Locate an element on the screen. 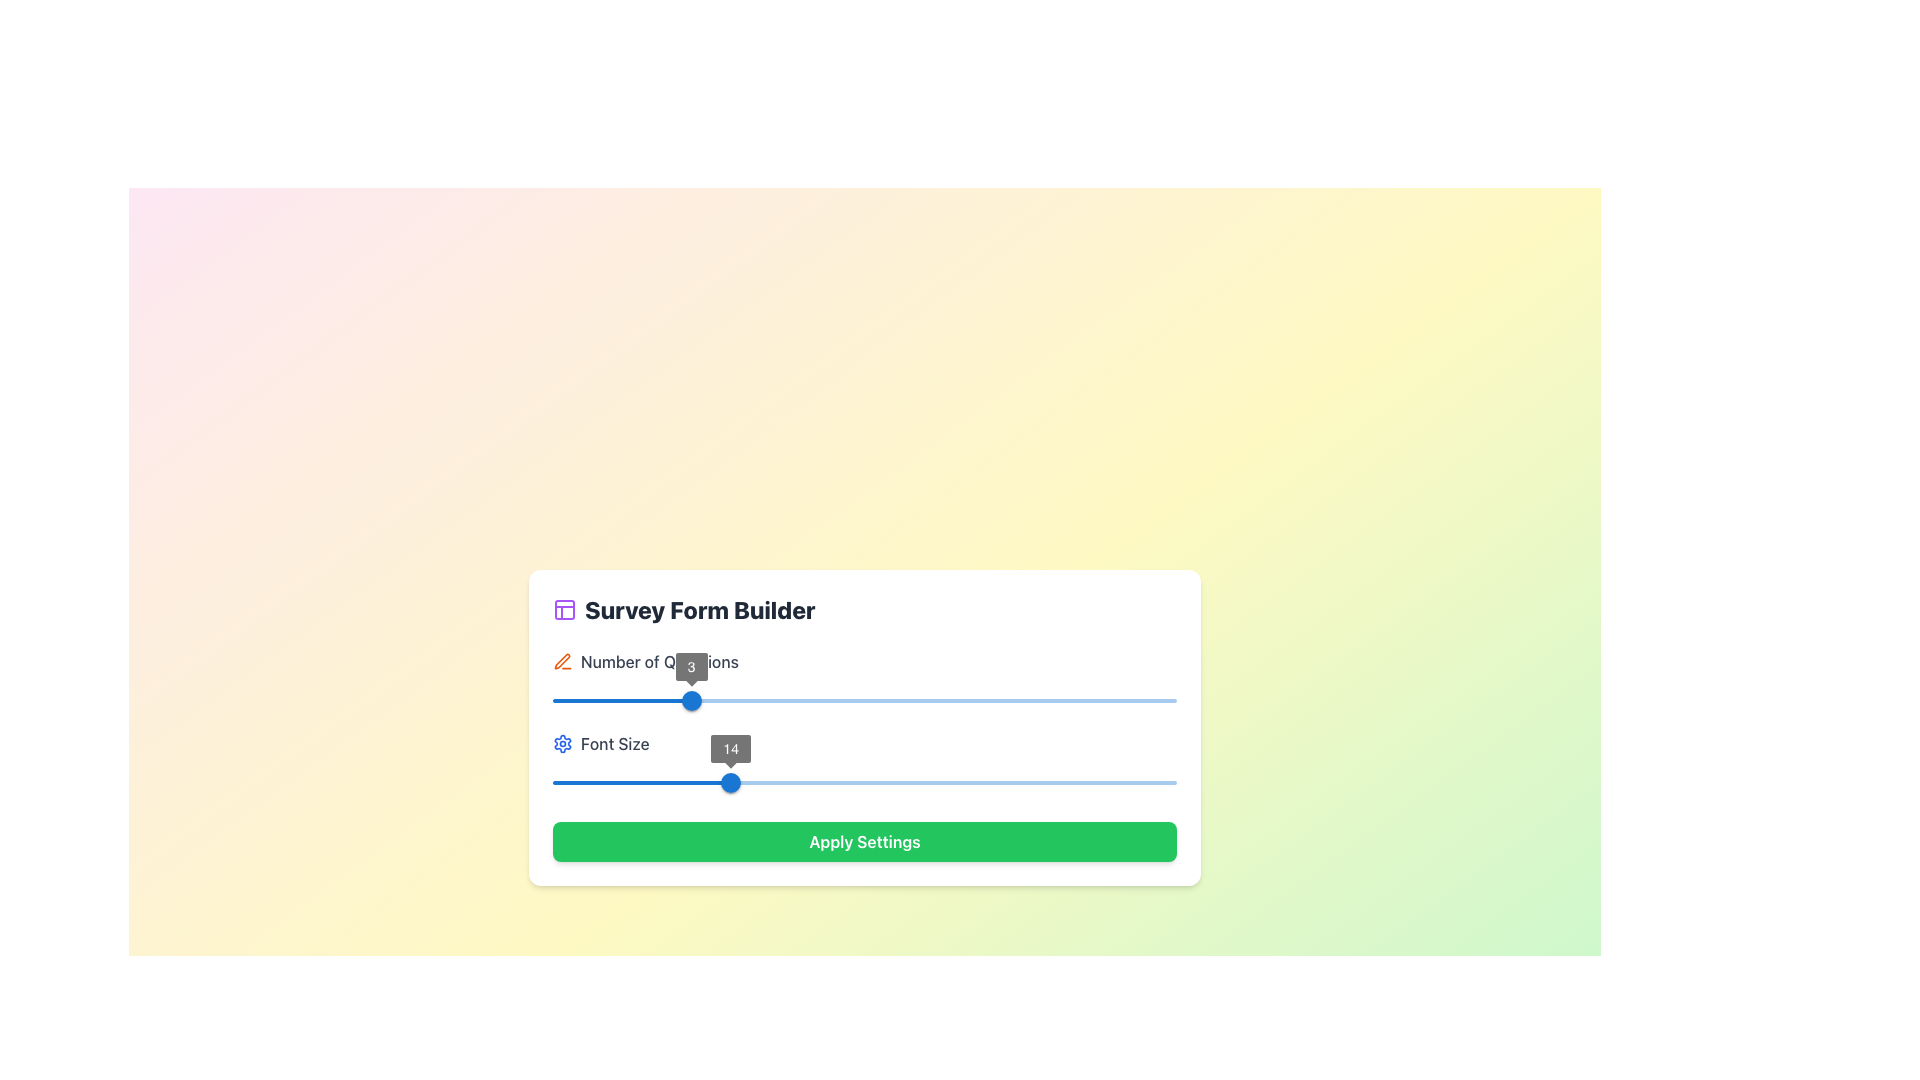 The image size is (1920, 1080). the slider is located at coordinates (864, 700).